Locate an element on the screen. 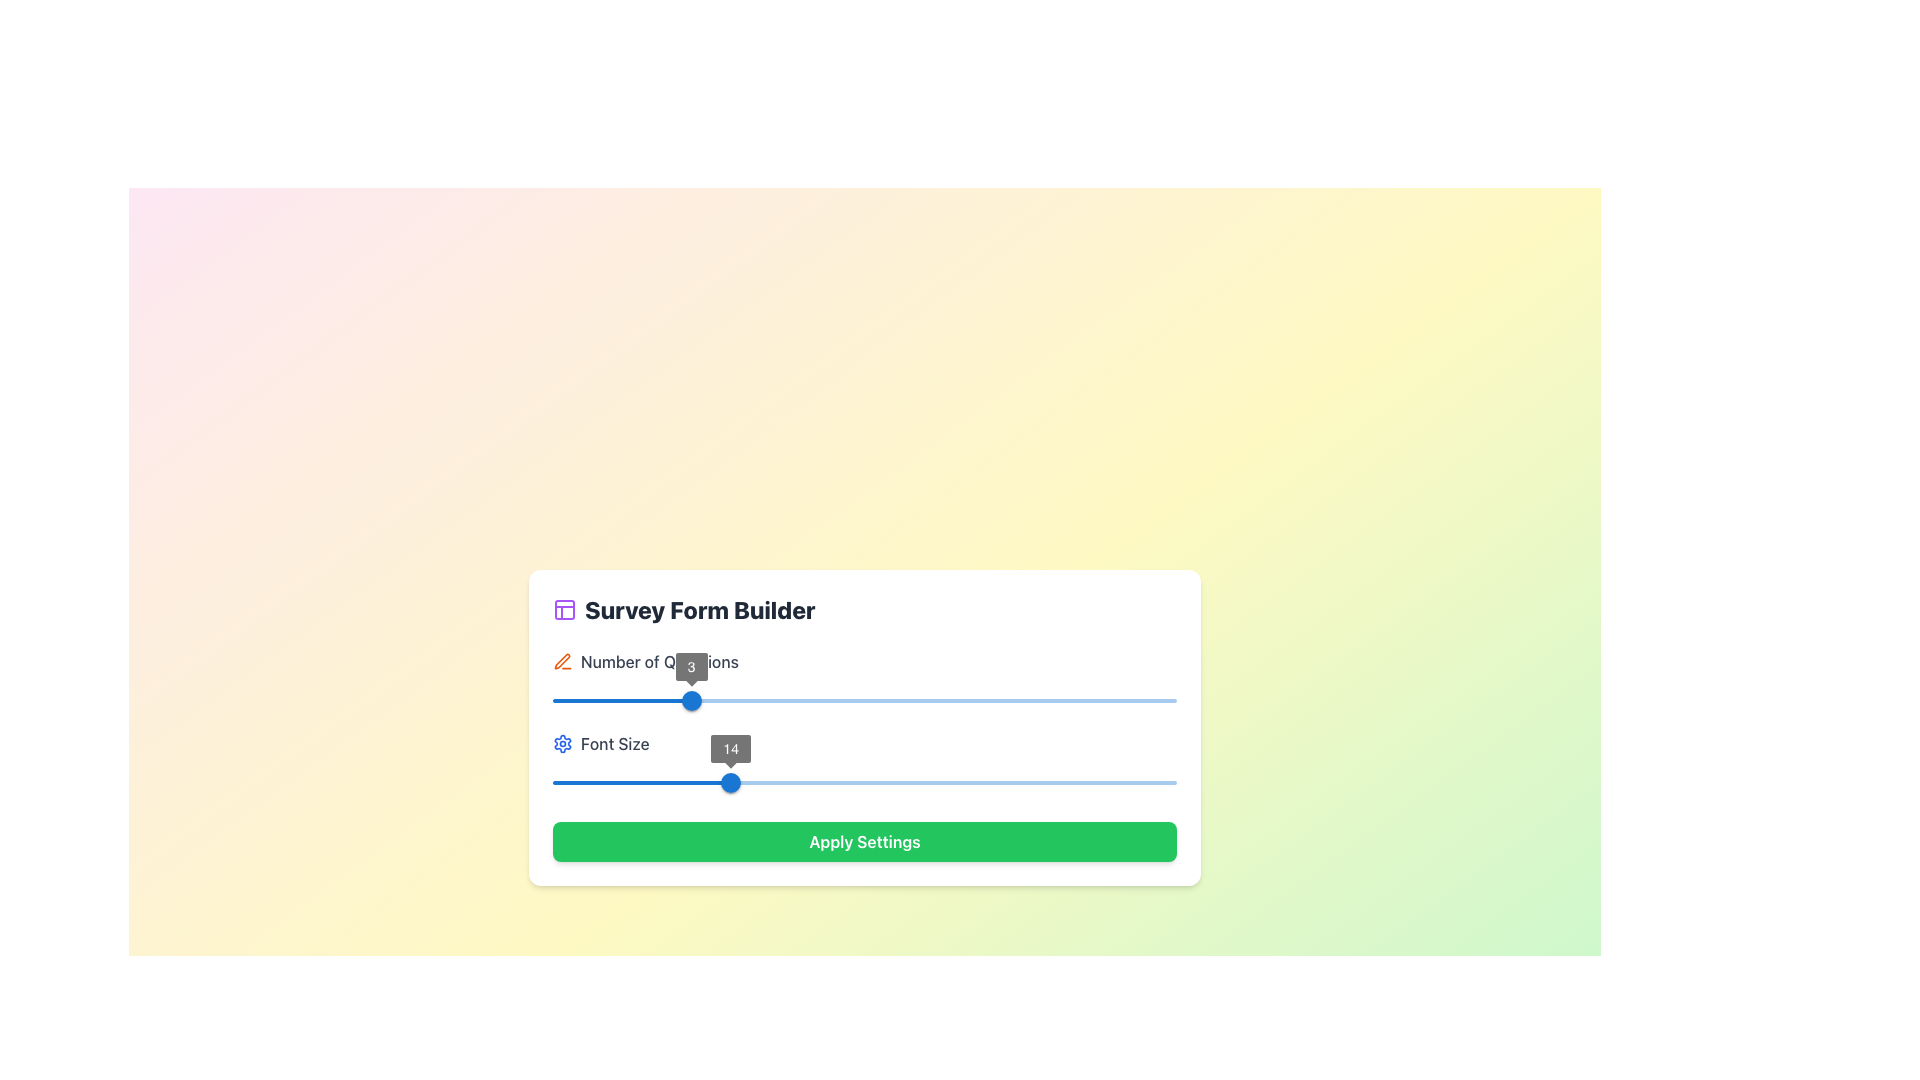 The image size is (1920, 1080). the slider is located at coordinates (864, 700).